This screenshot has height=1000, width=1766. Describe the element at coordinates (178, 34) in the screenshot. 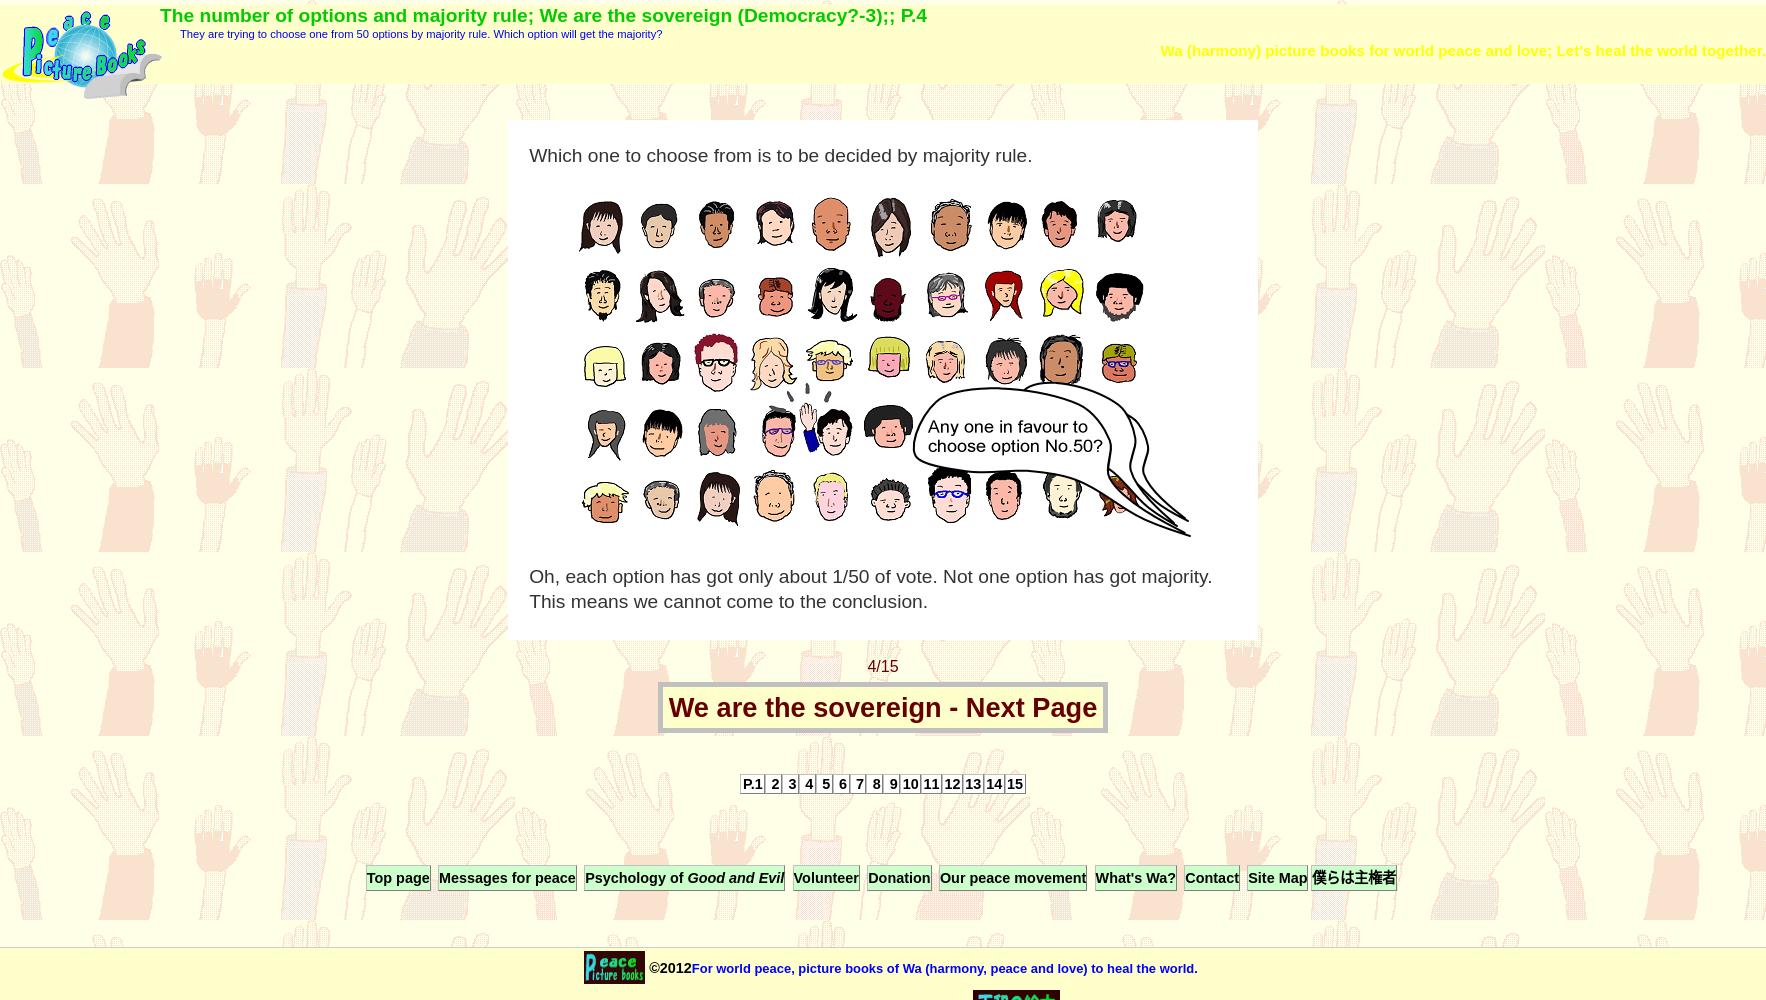

I see `'They are trying to choose one from 50 options by majority rule. Which option will get the majority?'` at that location.